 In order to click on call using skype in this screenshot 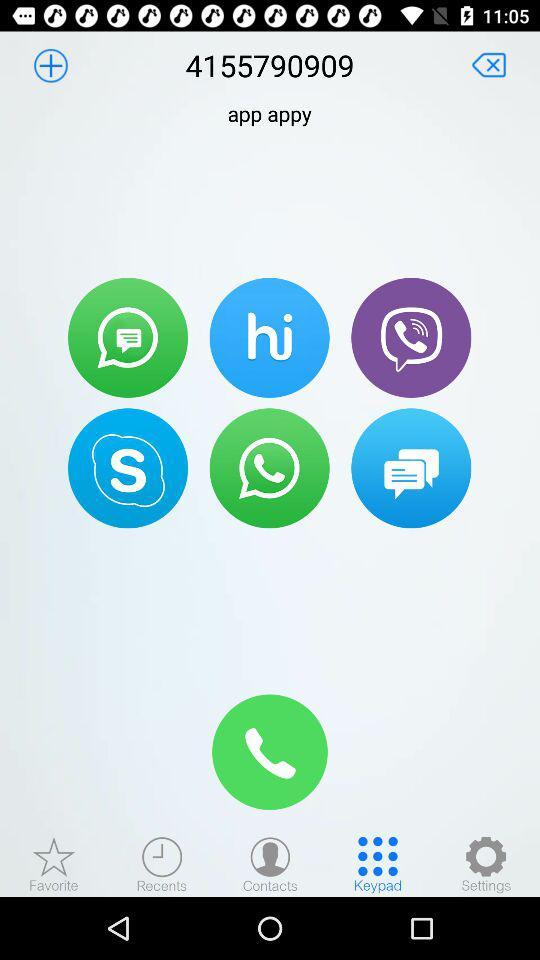, I will do `click(128, 468)`.